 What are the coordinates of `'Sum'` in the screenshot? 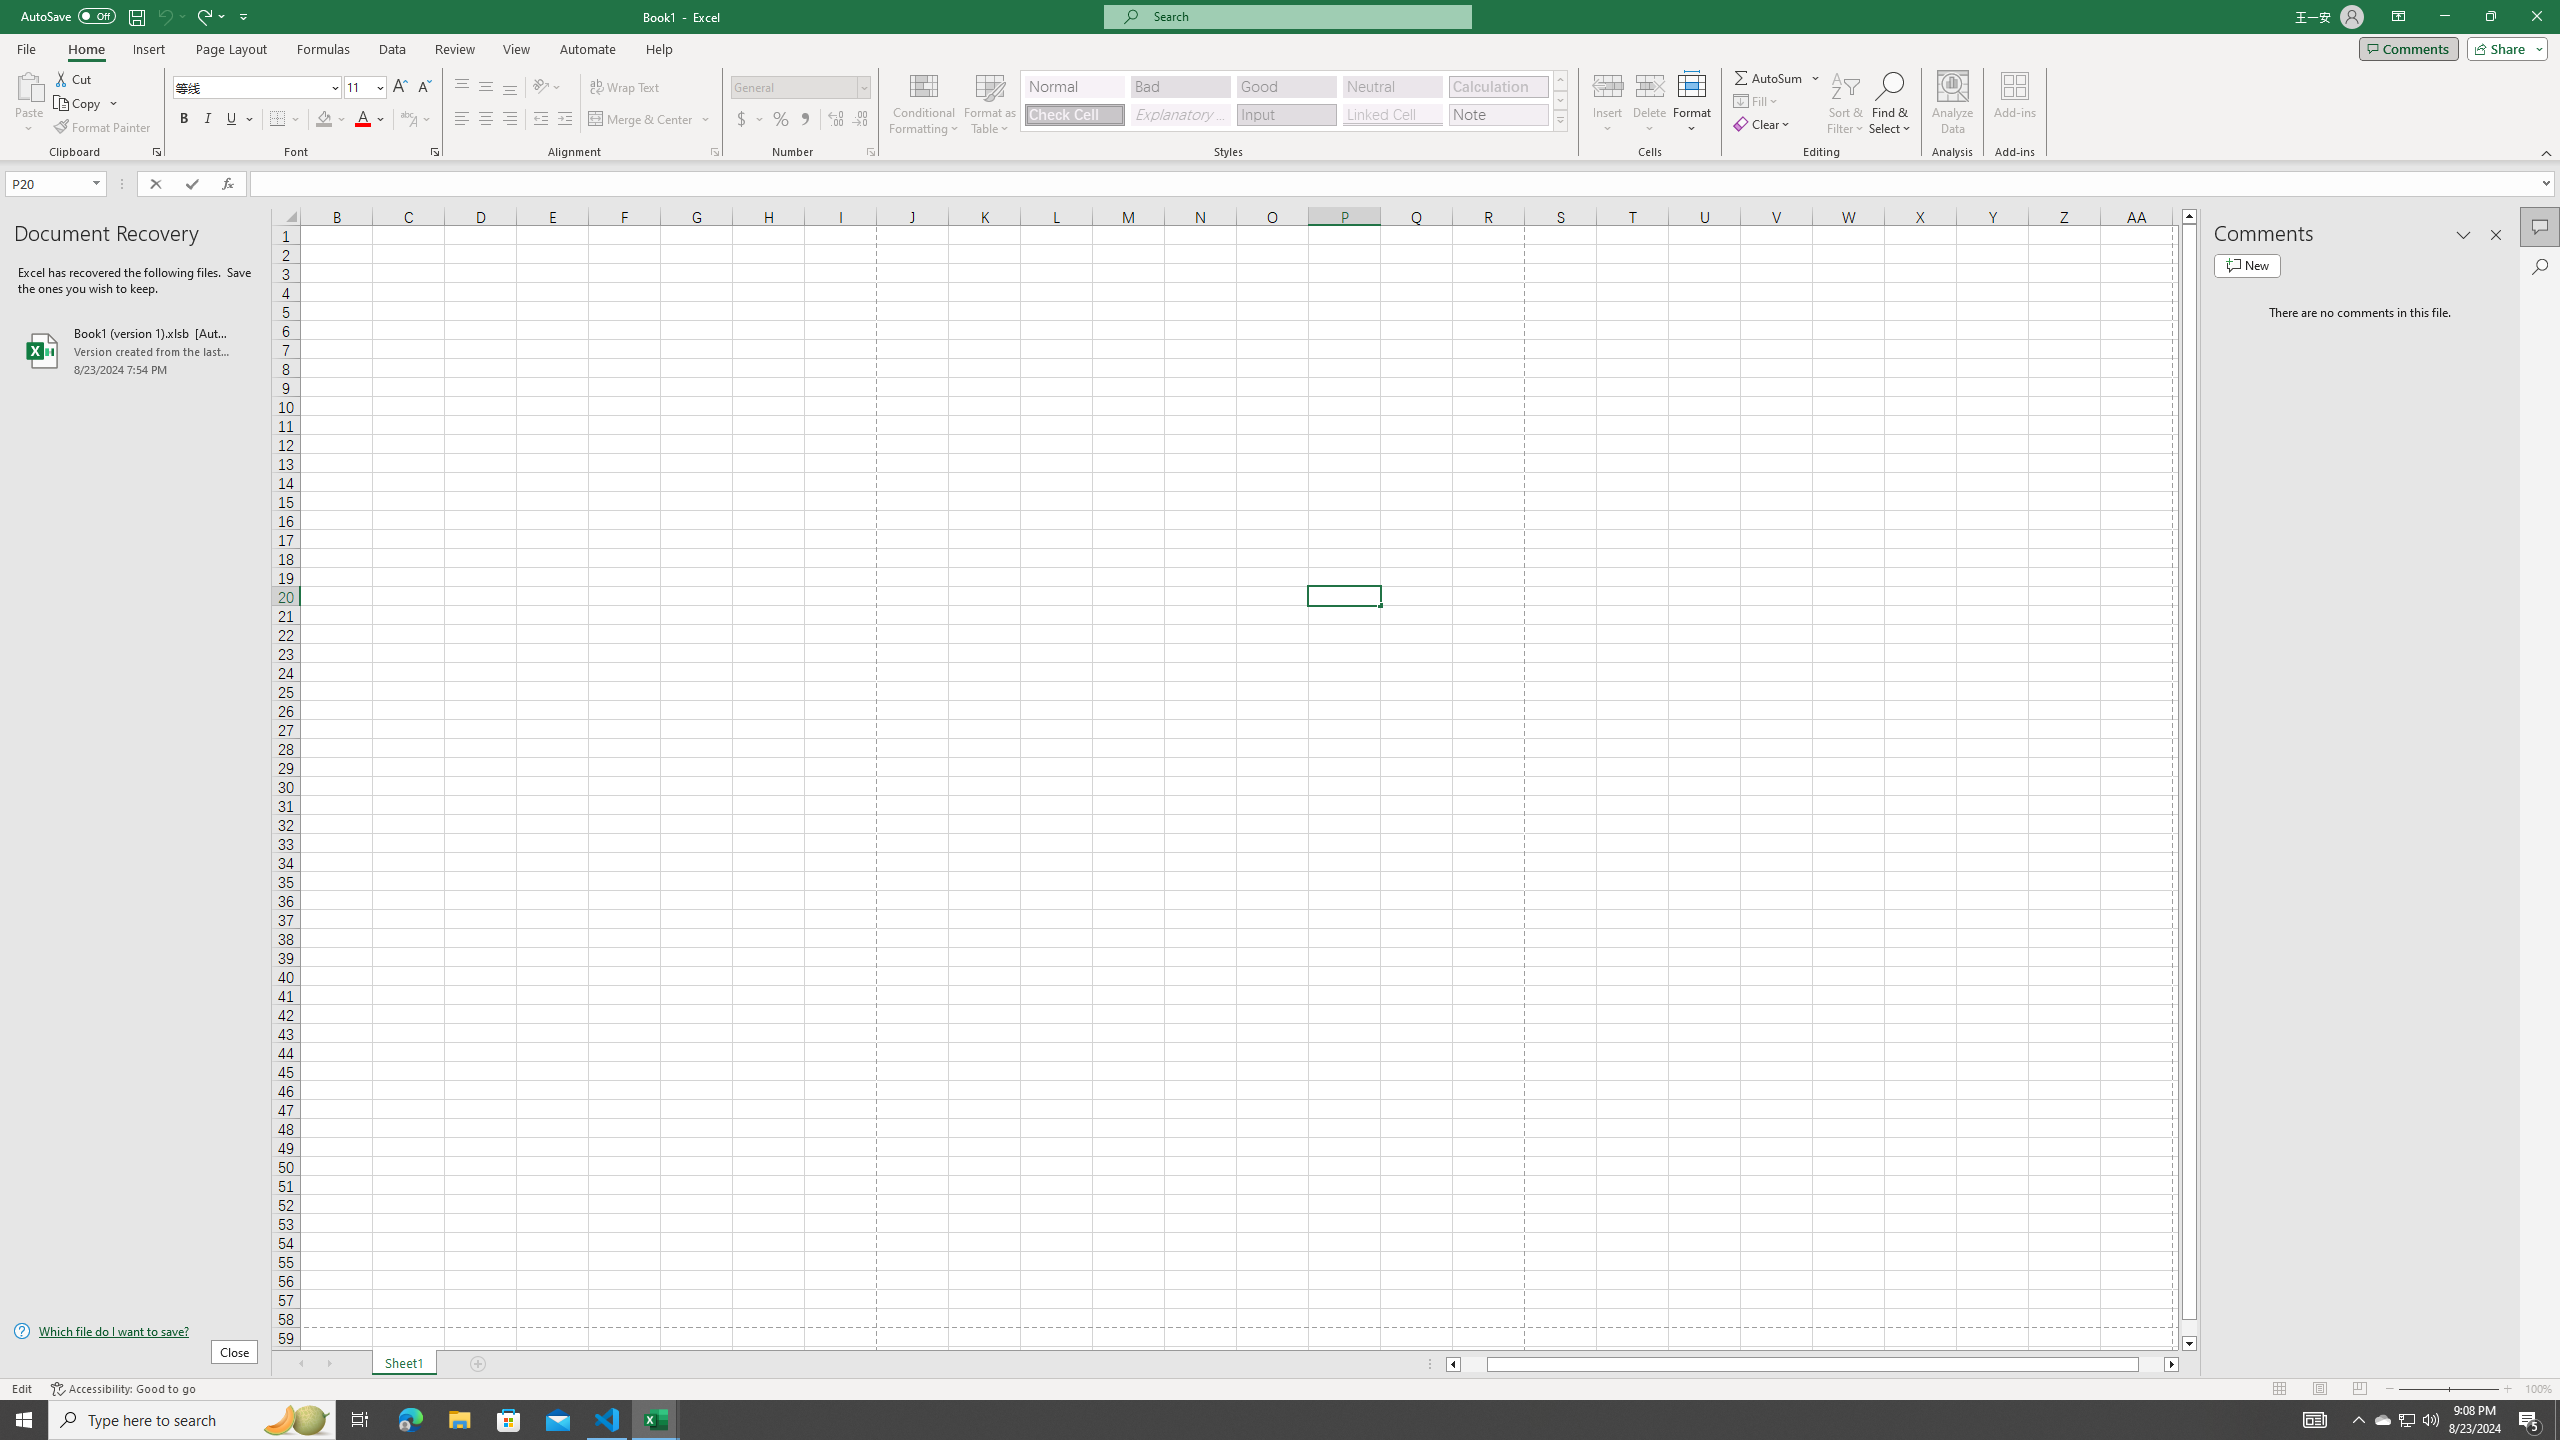 It's located at (1769, 77).